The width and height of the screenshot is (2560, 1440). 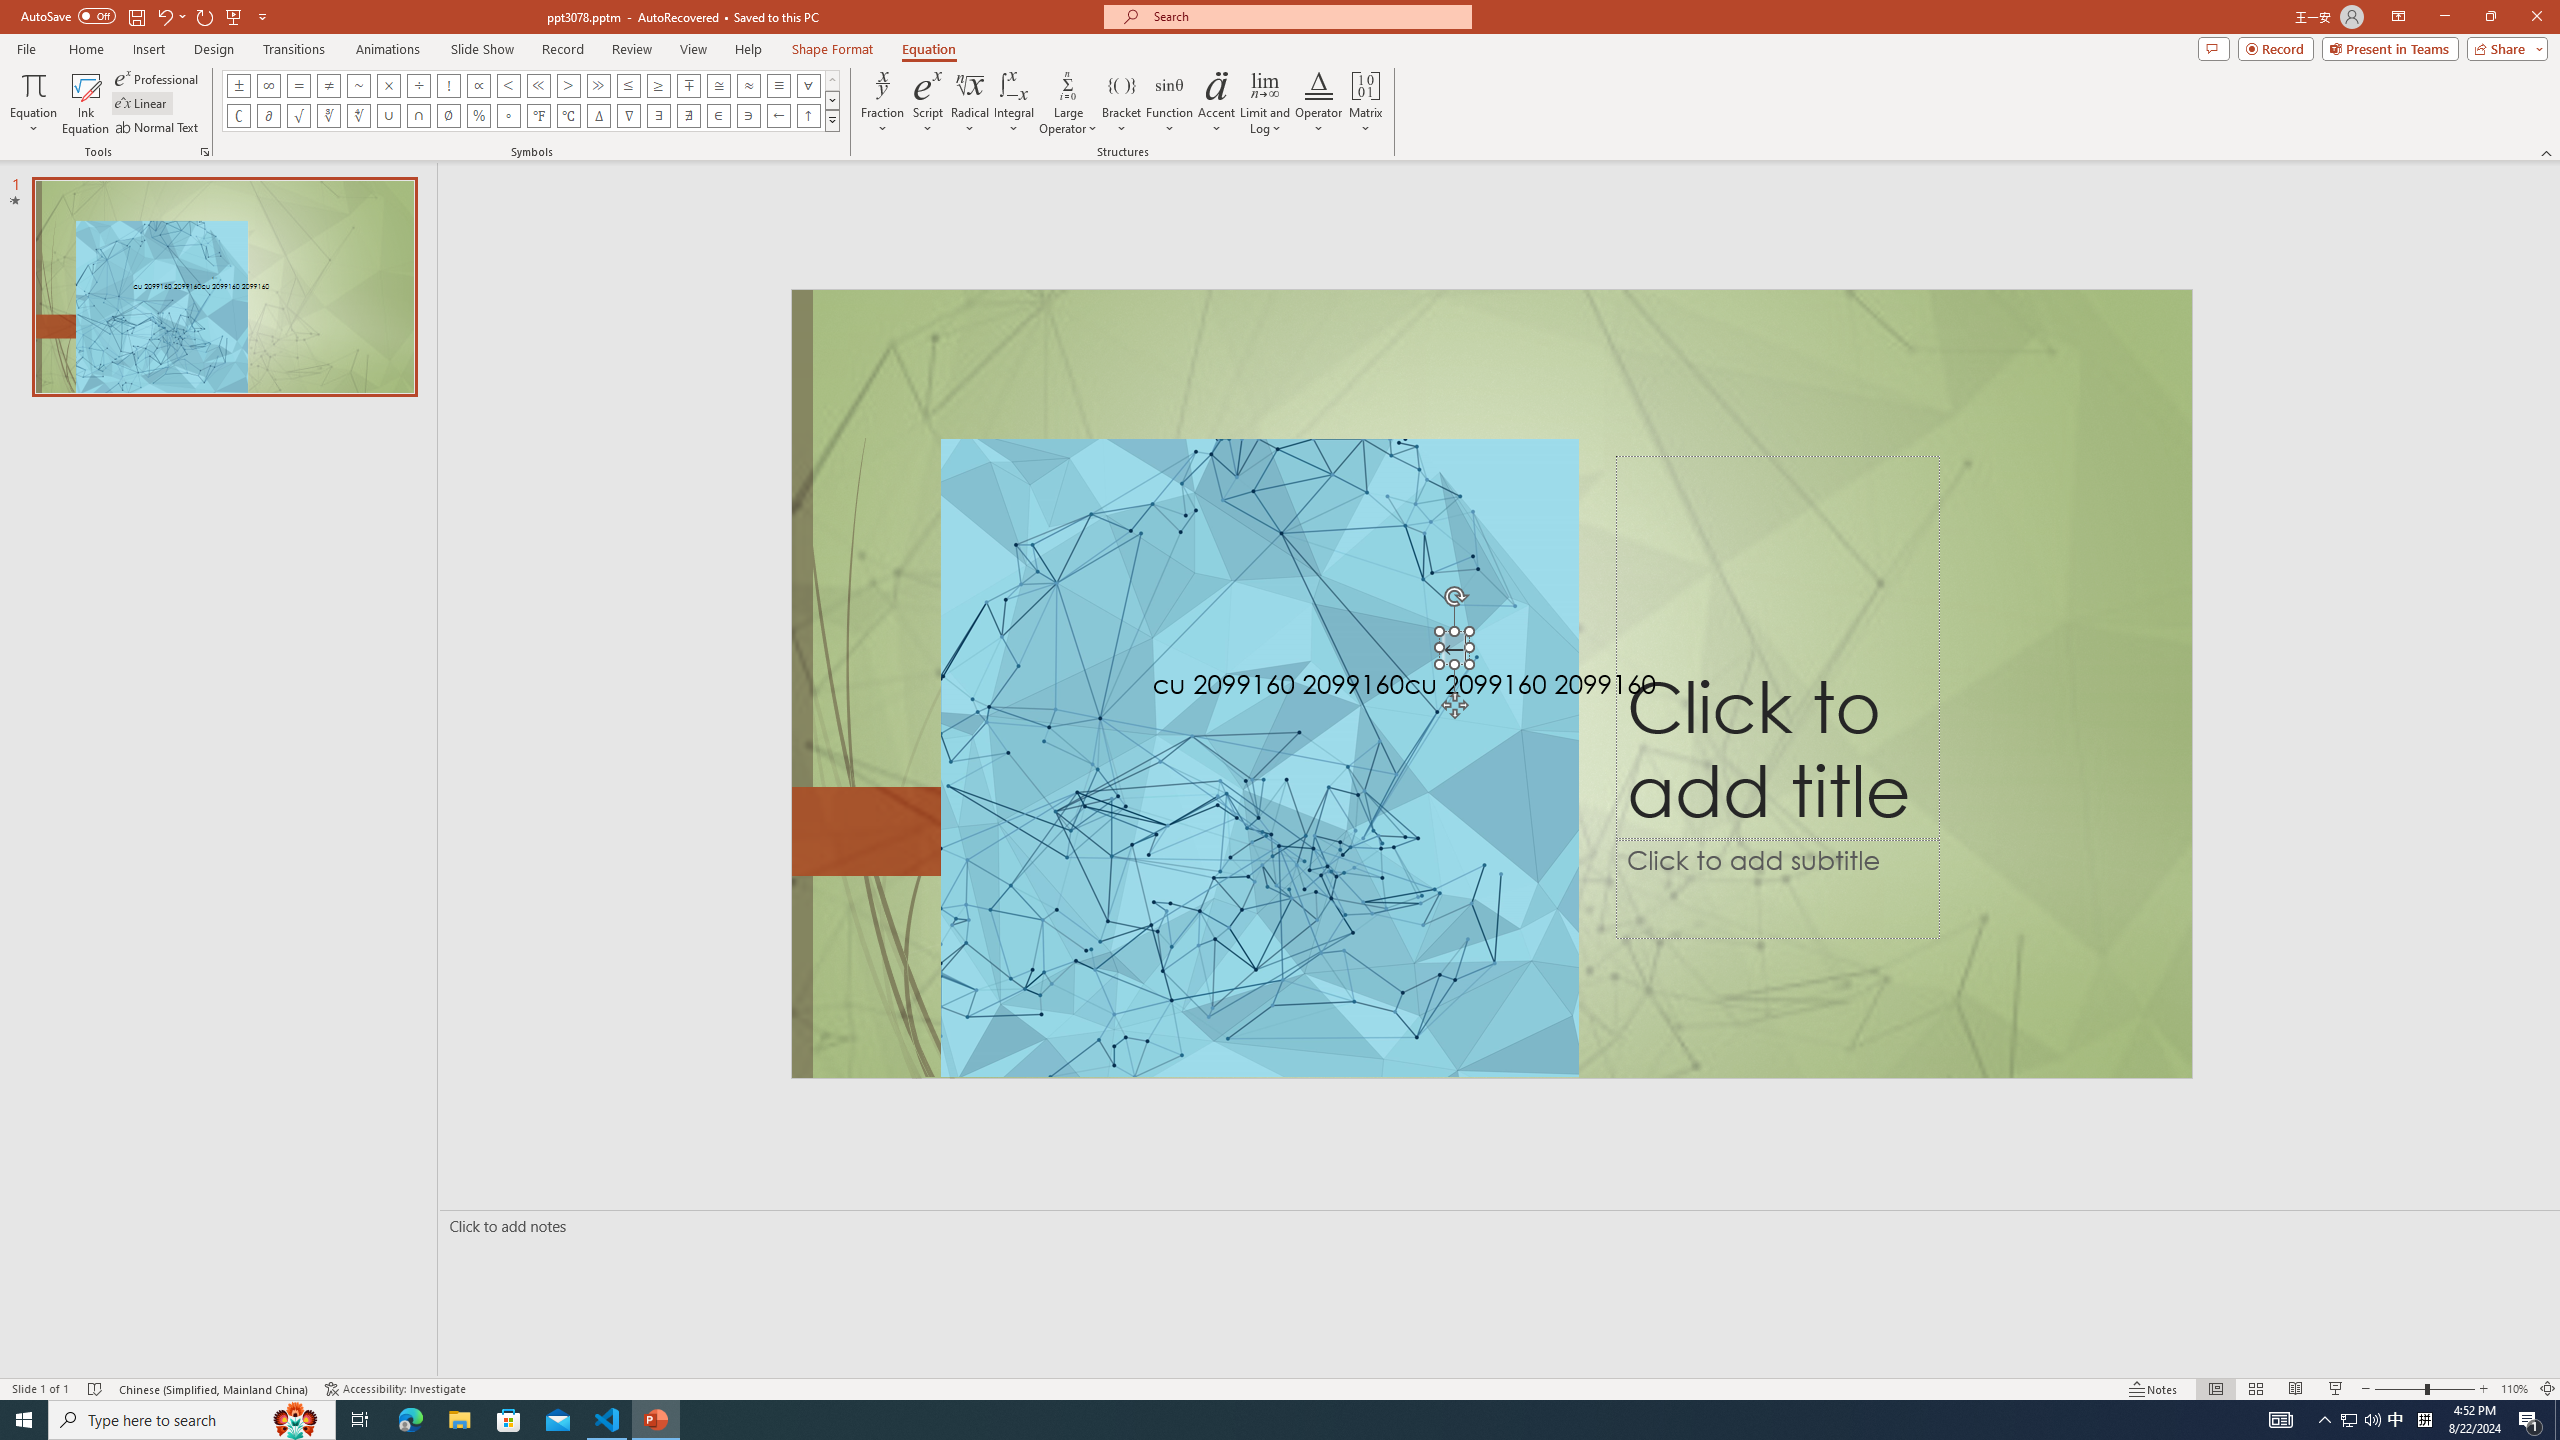 What do you see at coordinates (747, 84) in the screenshot?
I see `'Equation Symbol Almost Equal To (Asymptotic To)'` at bounding box center [747, 84].